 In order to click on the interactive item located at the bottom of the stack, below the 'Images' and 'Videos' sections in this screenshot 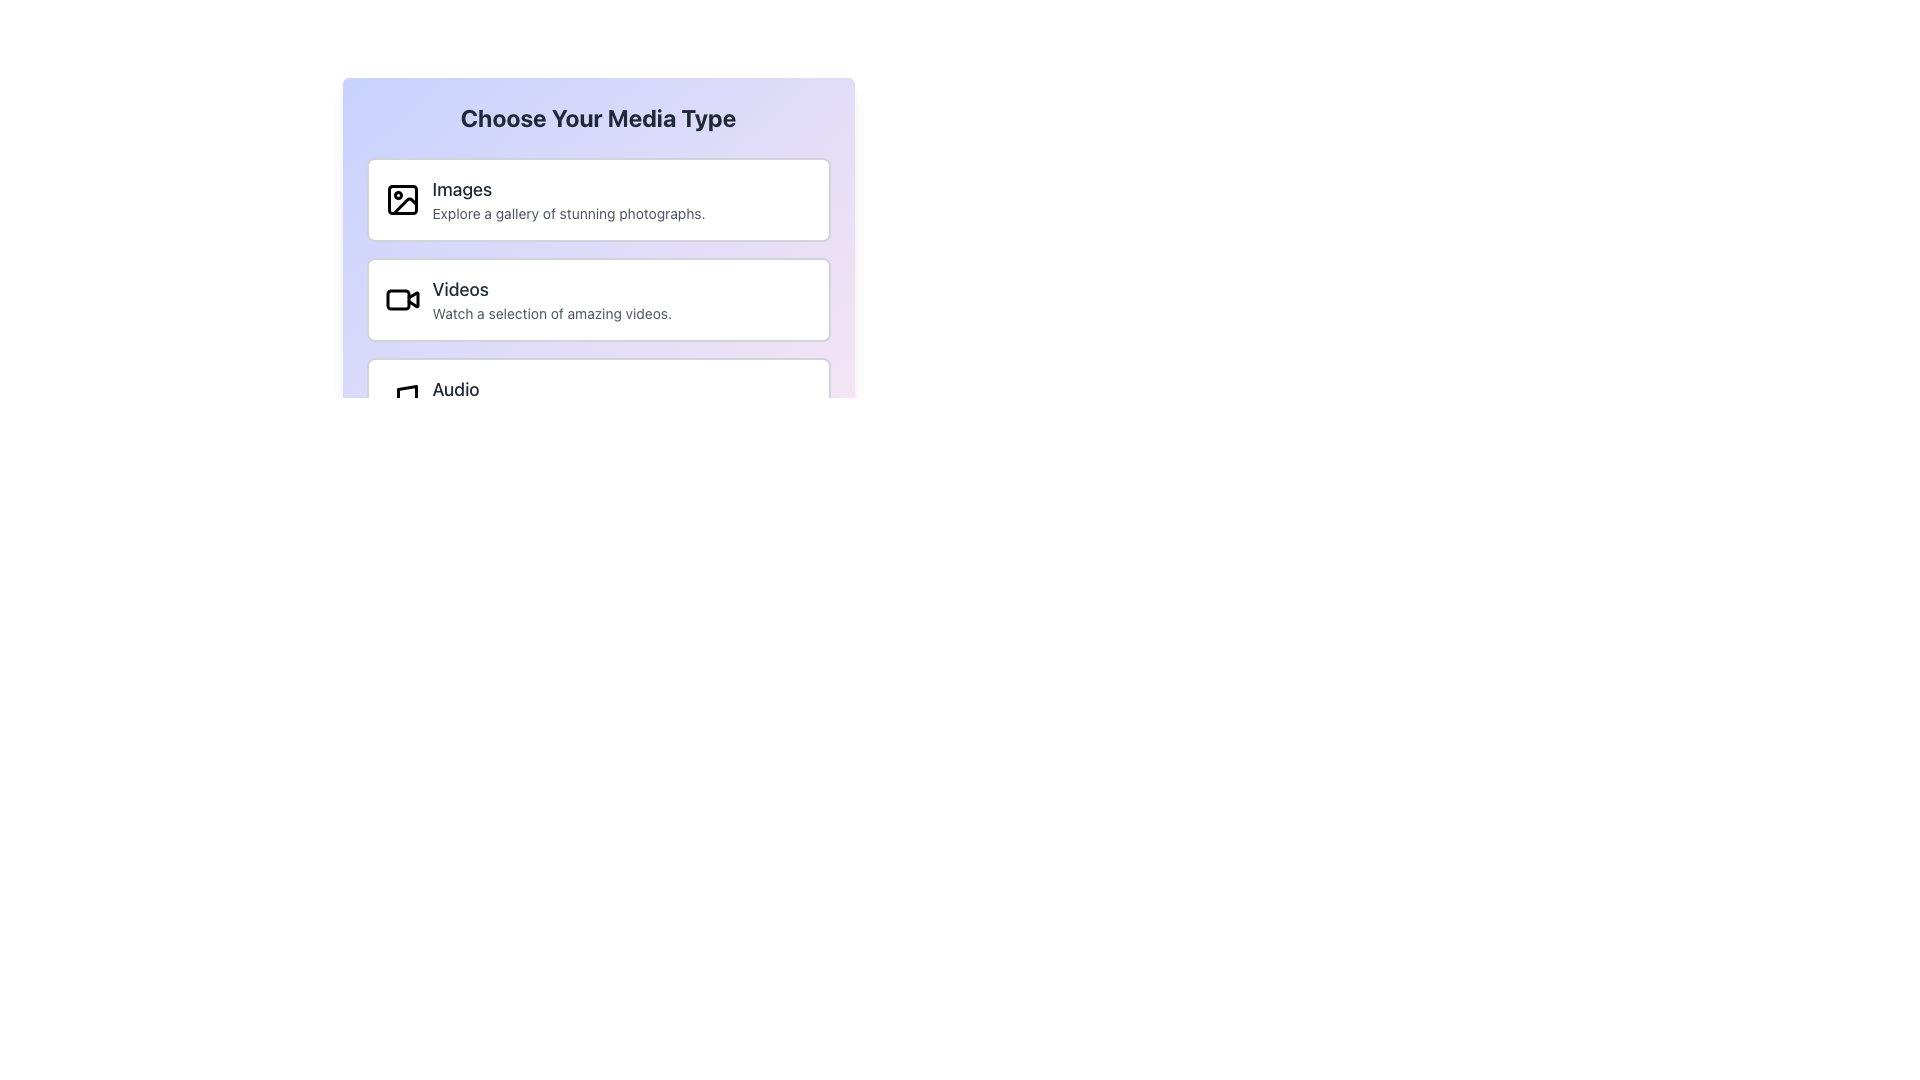, I will do `click(597, 400)`.